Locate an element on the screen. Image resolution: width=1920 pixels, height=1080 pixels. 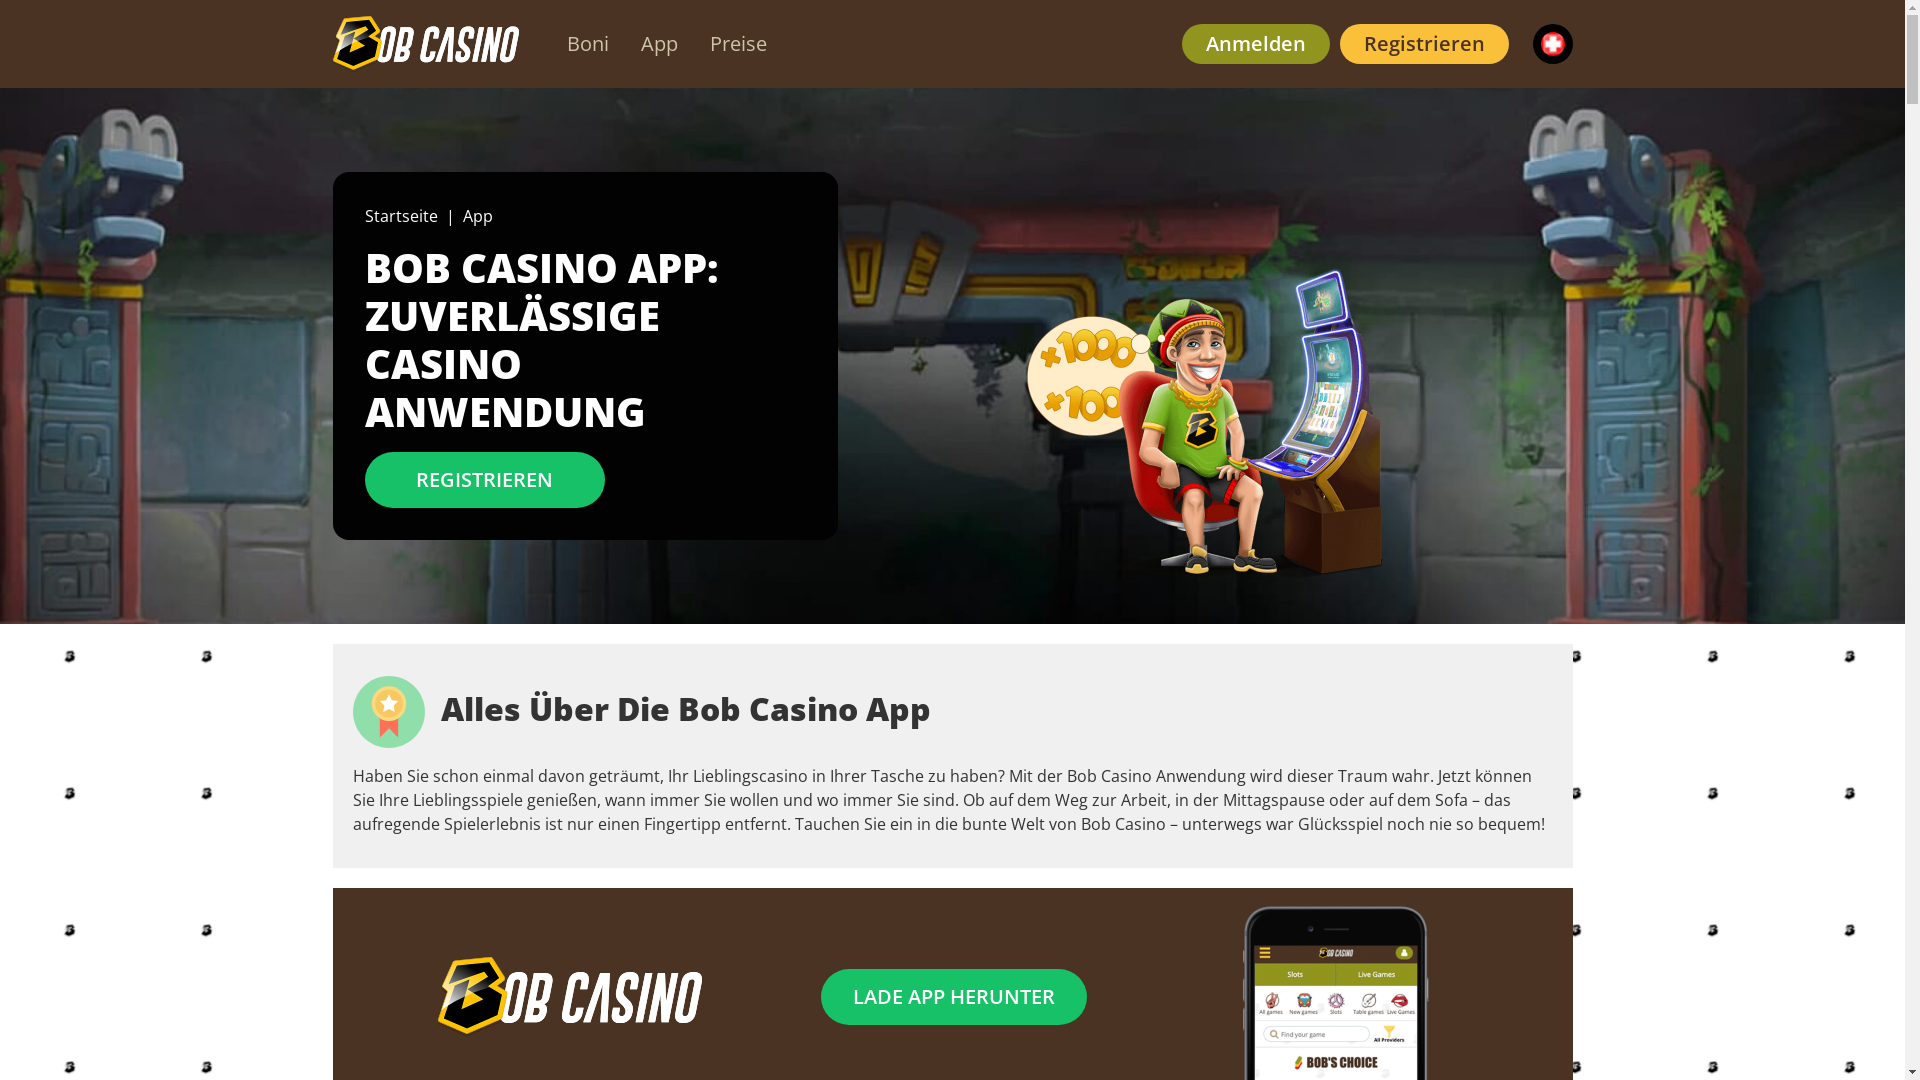
'Anmelden' is located at coordinates (1255, 43).